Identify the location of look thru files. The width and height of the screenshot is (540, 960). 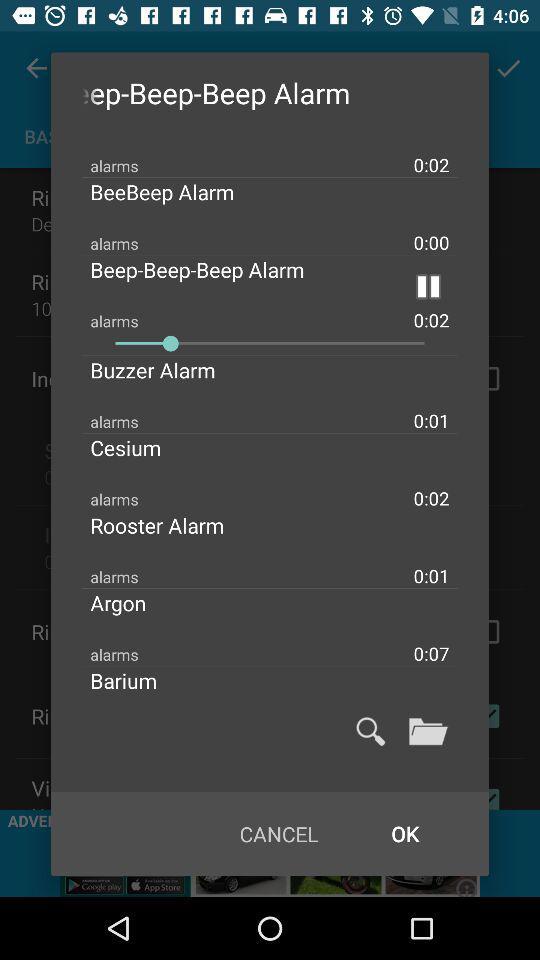
(427, 730).